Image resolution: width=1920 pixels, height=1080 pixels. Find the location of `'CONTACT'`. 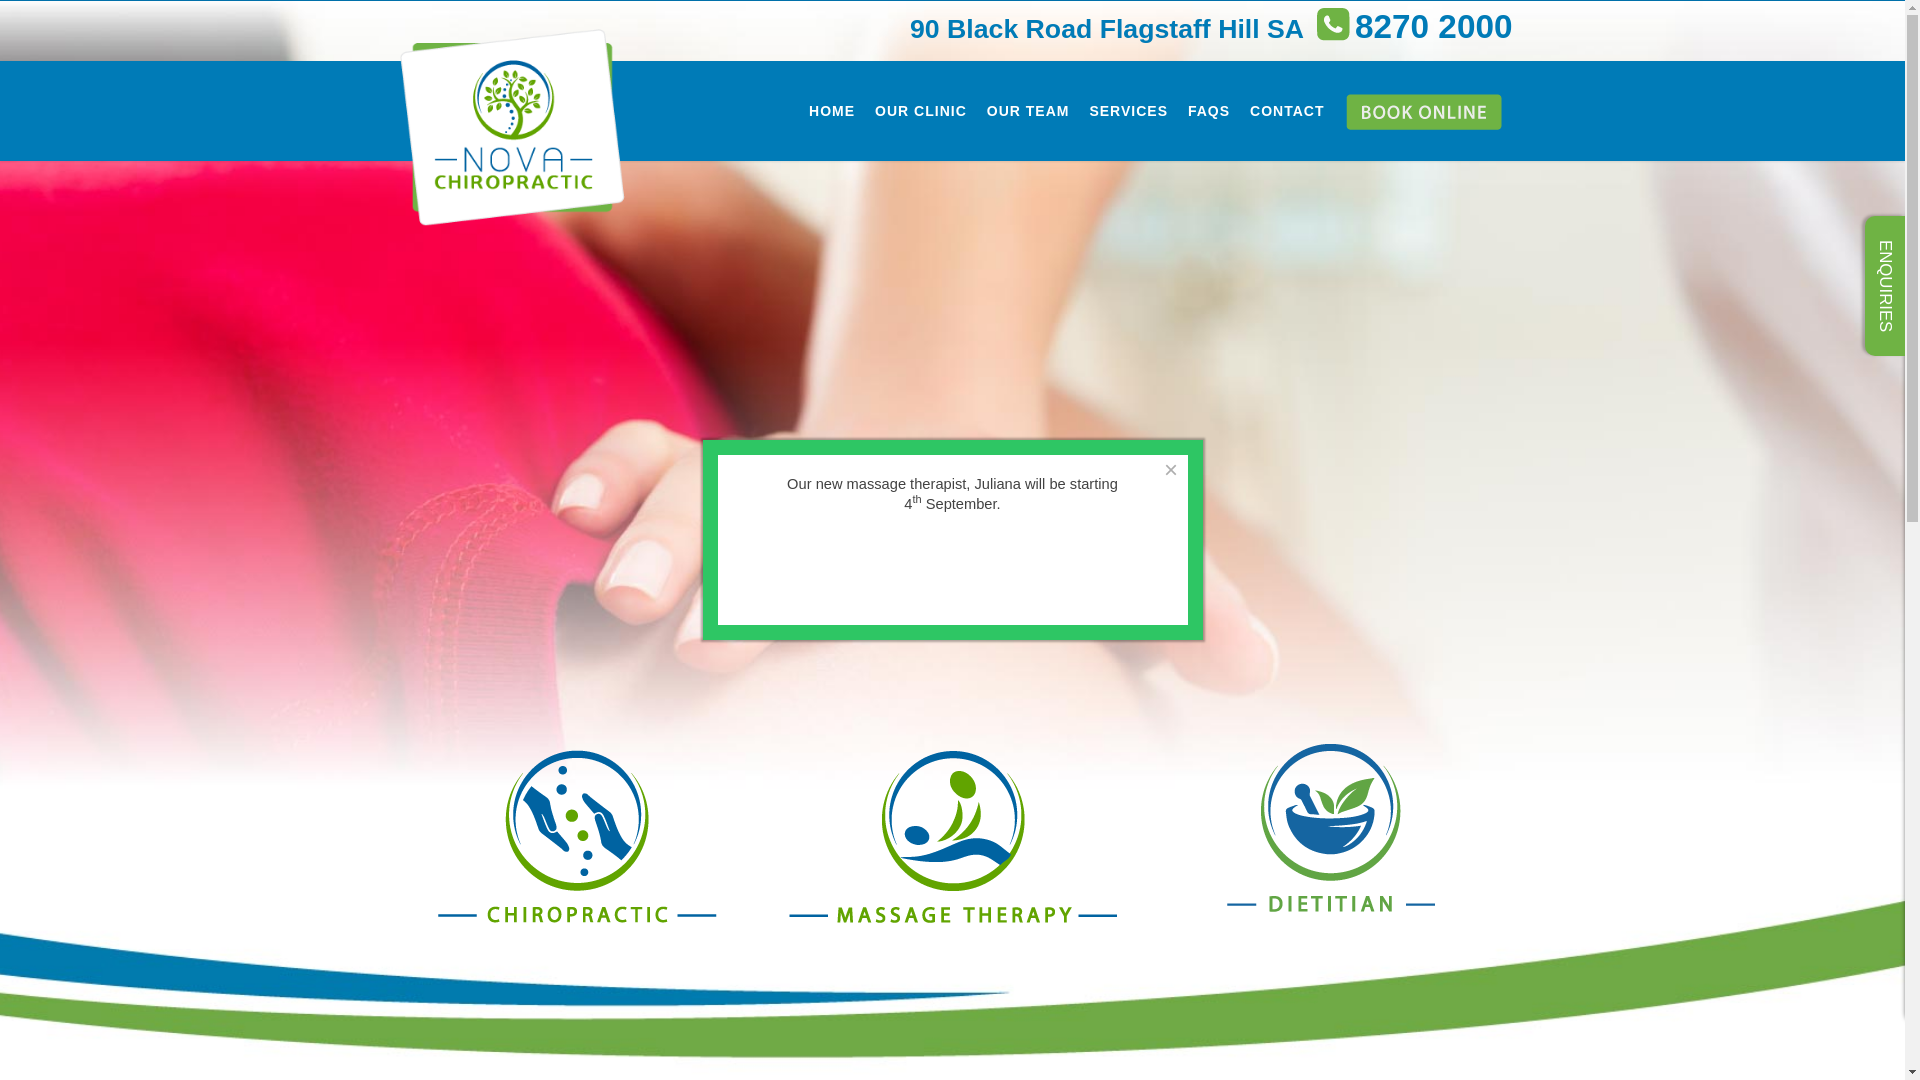

'CONTACT' is located at coordinates (1238, 111).